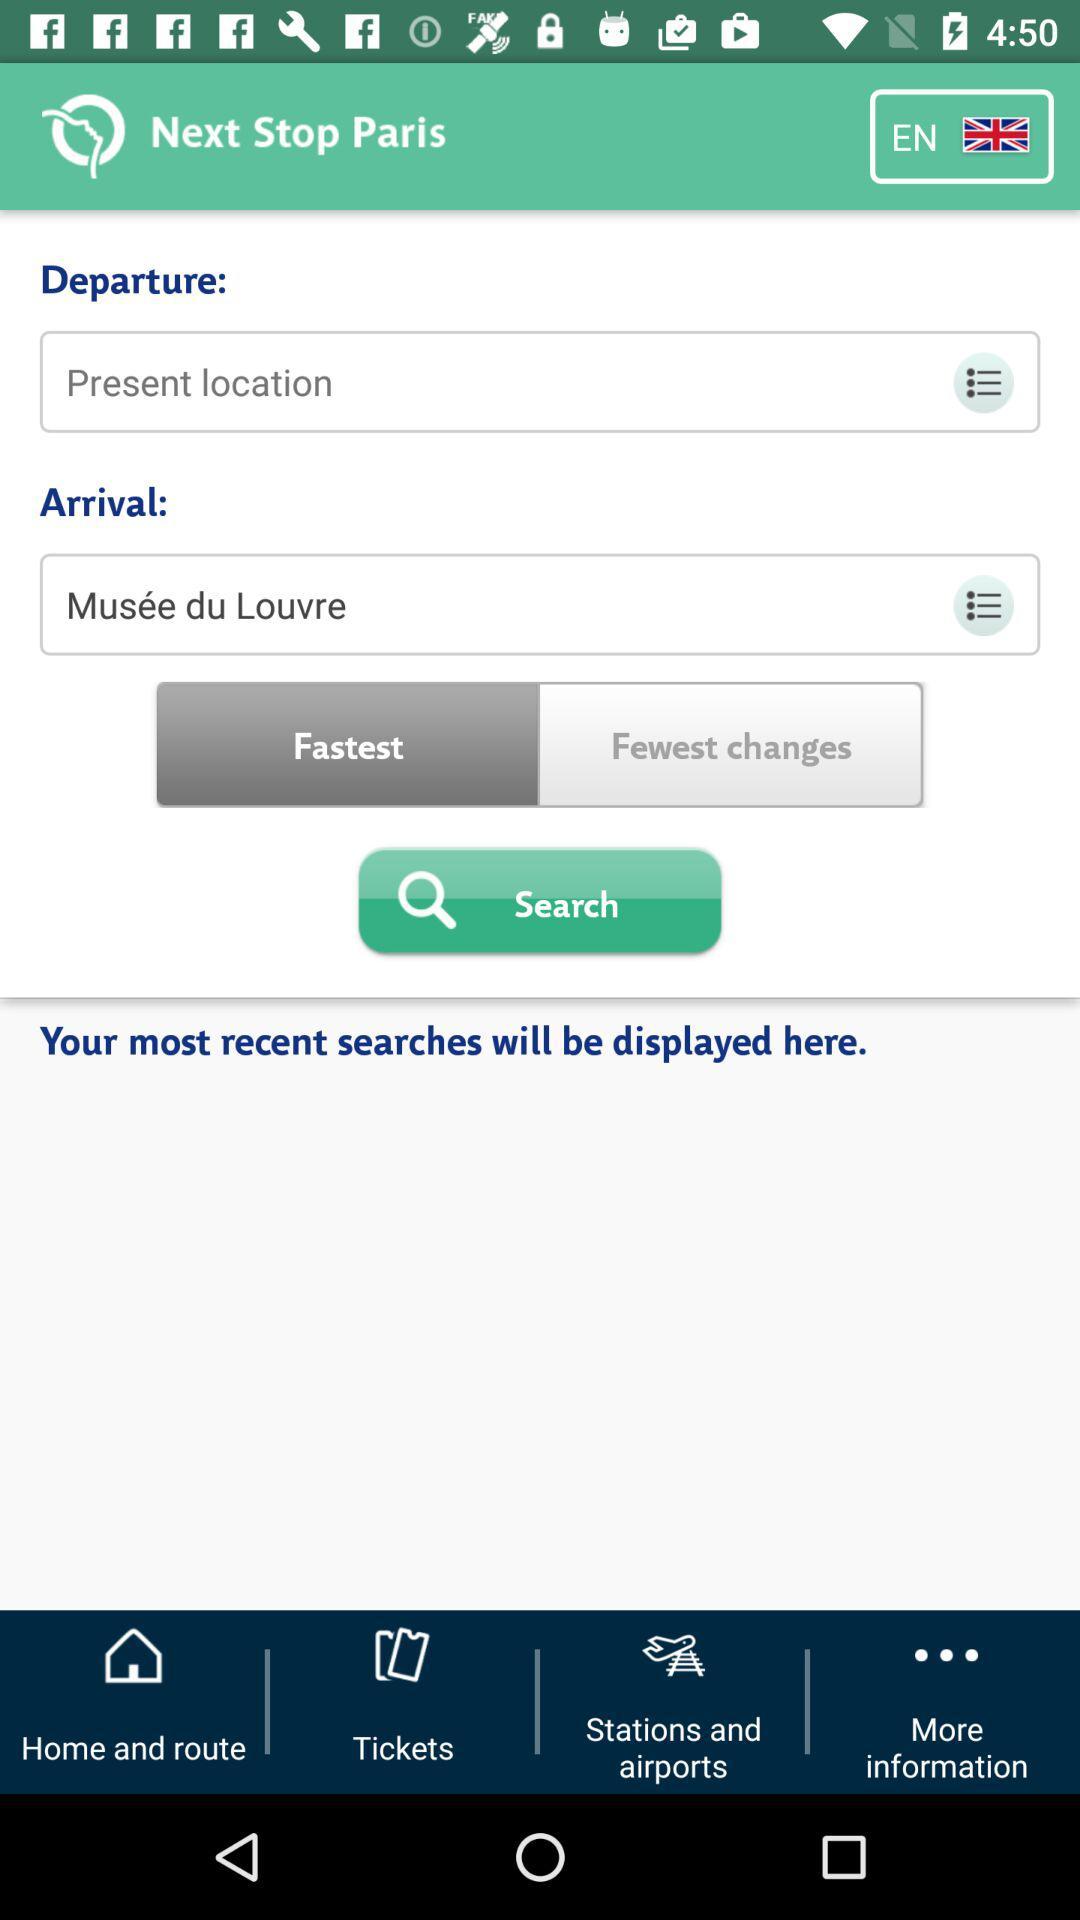 This screenshot has height=1920, width=1080. Describe the element at coordinates (540, 603) in the screenshot. I see `item below the arrival:` at that location.